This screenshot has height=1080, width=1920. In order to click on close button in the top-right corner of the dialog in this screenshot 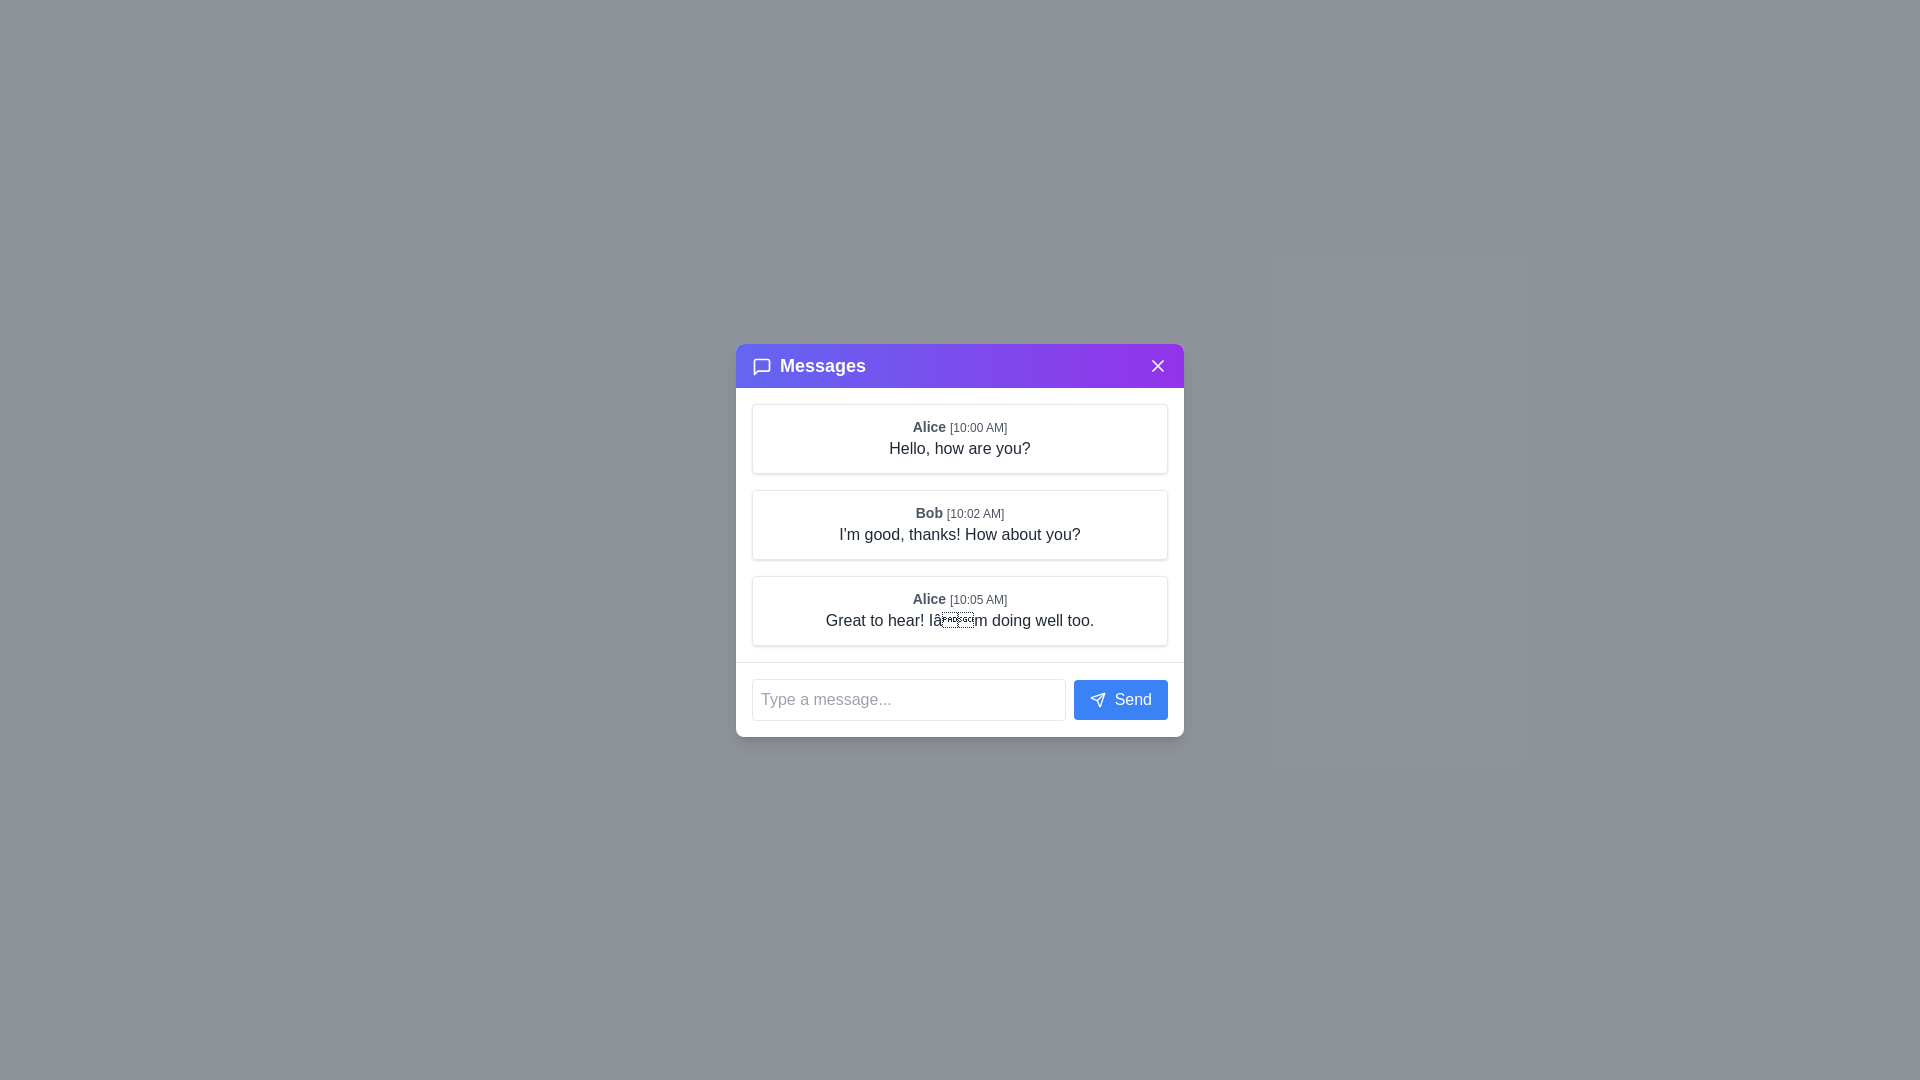, I will do `click(1157, 365)`.